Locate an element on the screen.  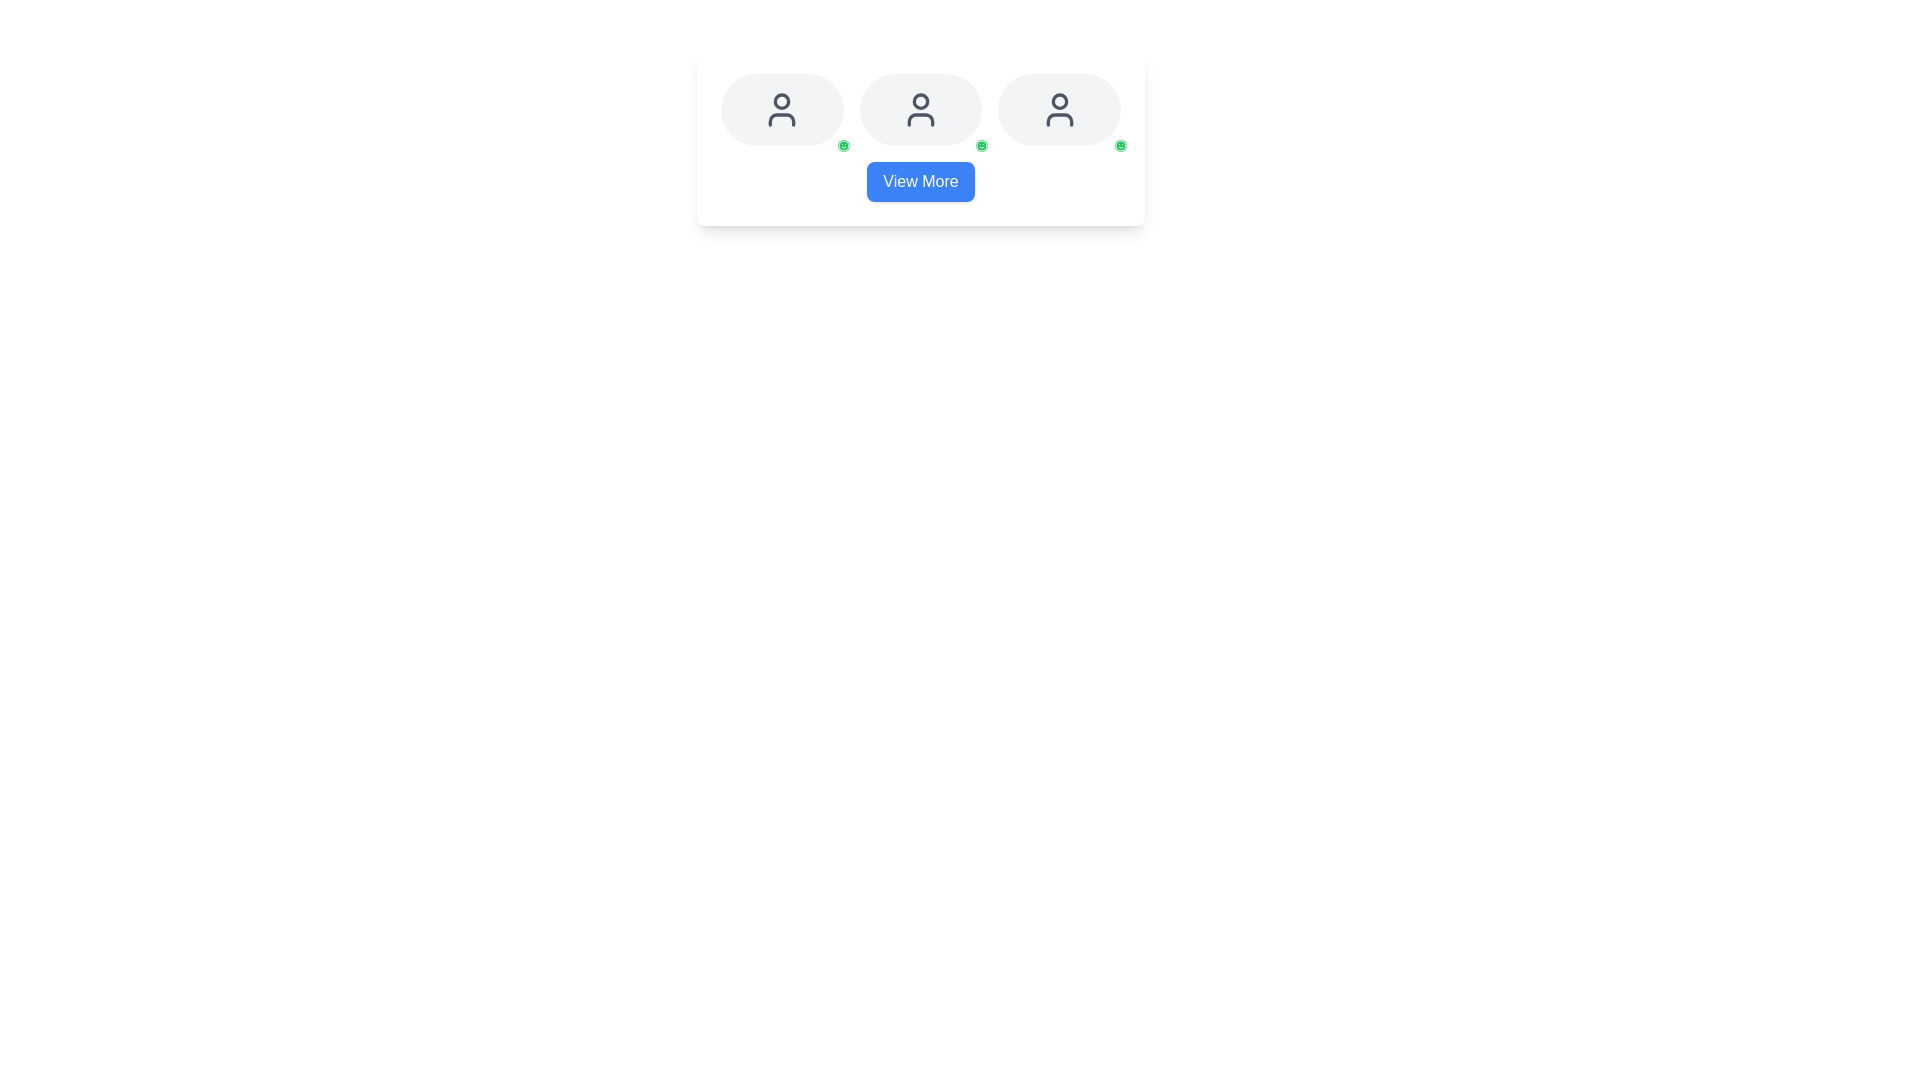
the small smiley face icon displayed in a minimal style, which is placed within a green circular background with a white border, located at the bottom-right corner of the profile block is located at coordinates (843, 145).